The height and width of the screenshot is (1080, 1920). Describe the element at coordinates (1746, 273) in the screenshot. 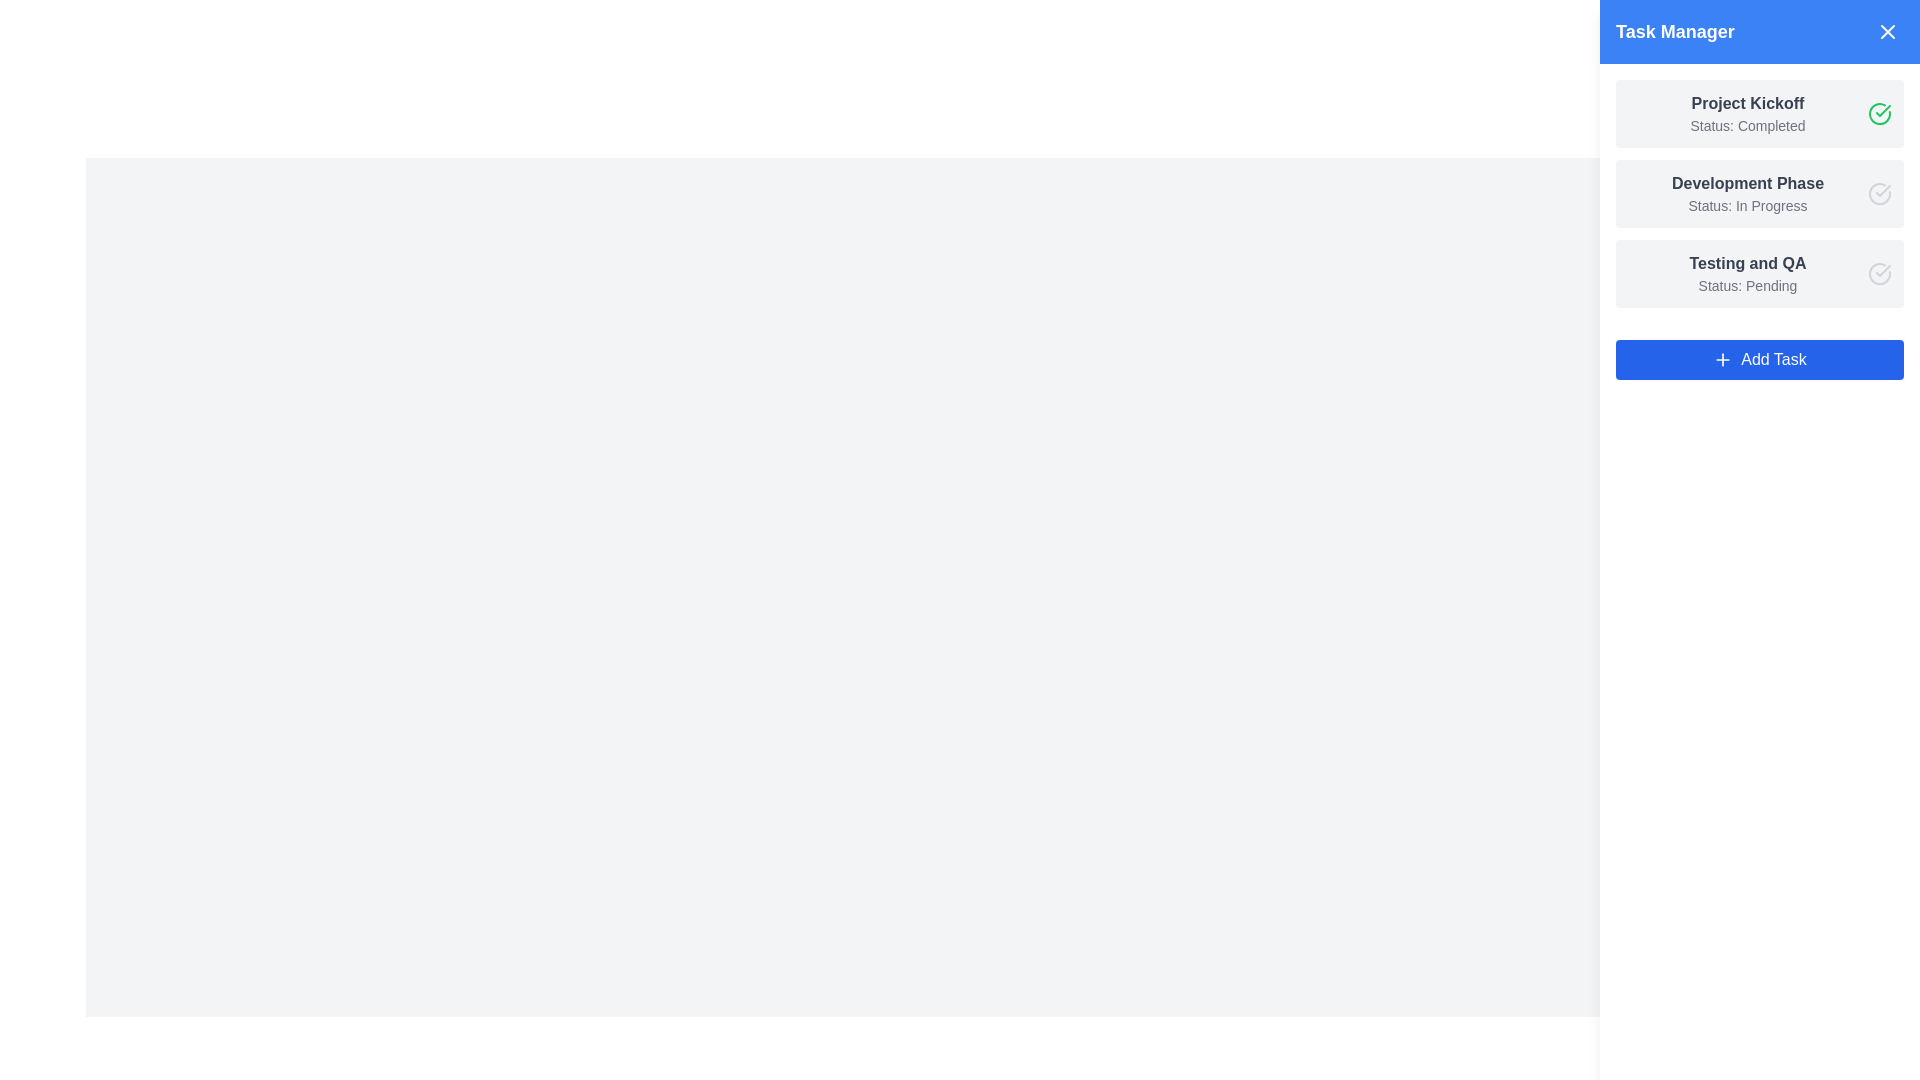

I see `label displaying 'Testing and QA' in bold and 'Status: Pending' below it, located in the right-side panel titled 'Task Manager', between 'Development Phase' and the '+ Add Task' button` at that location.